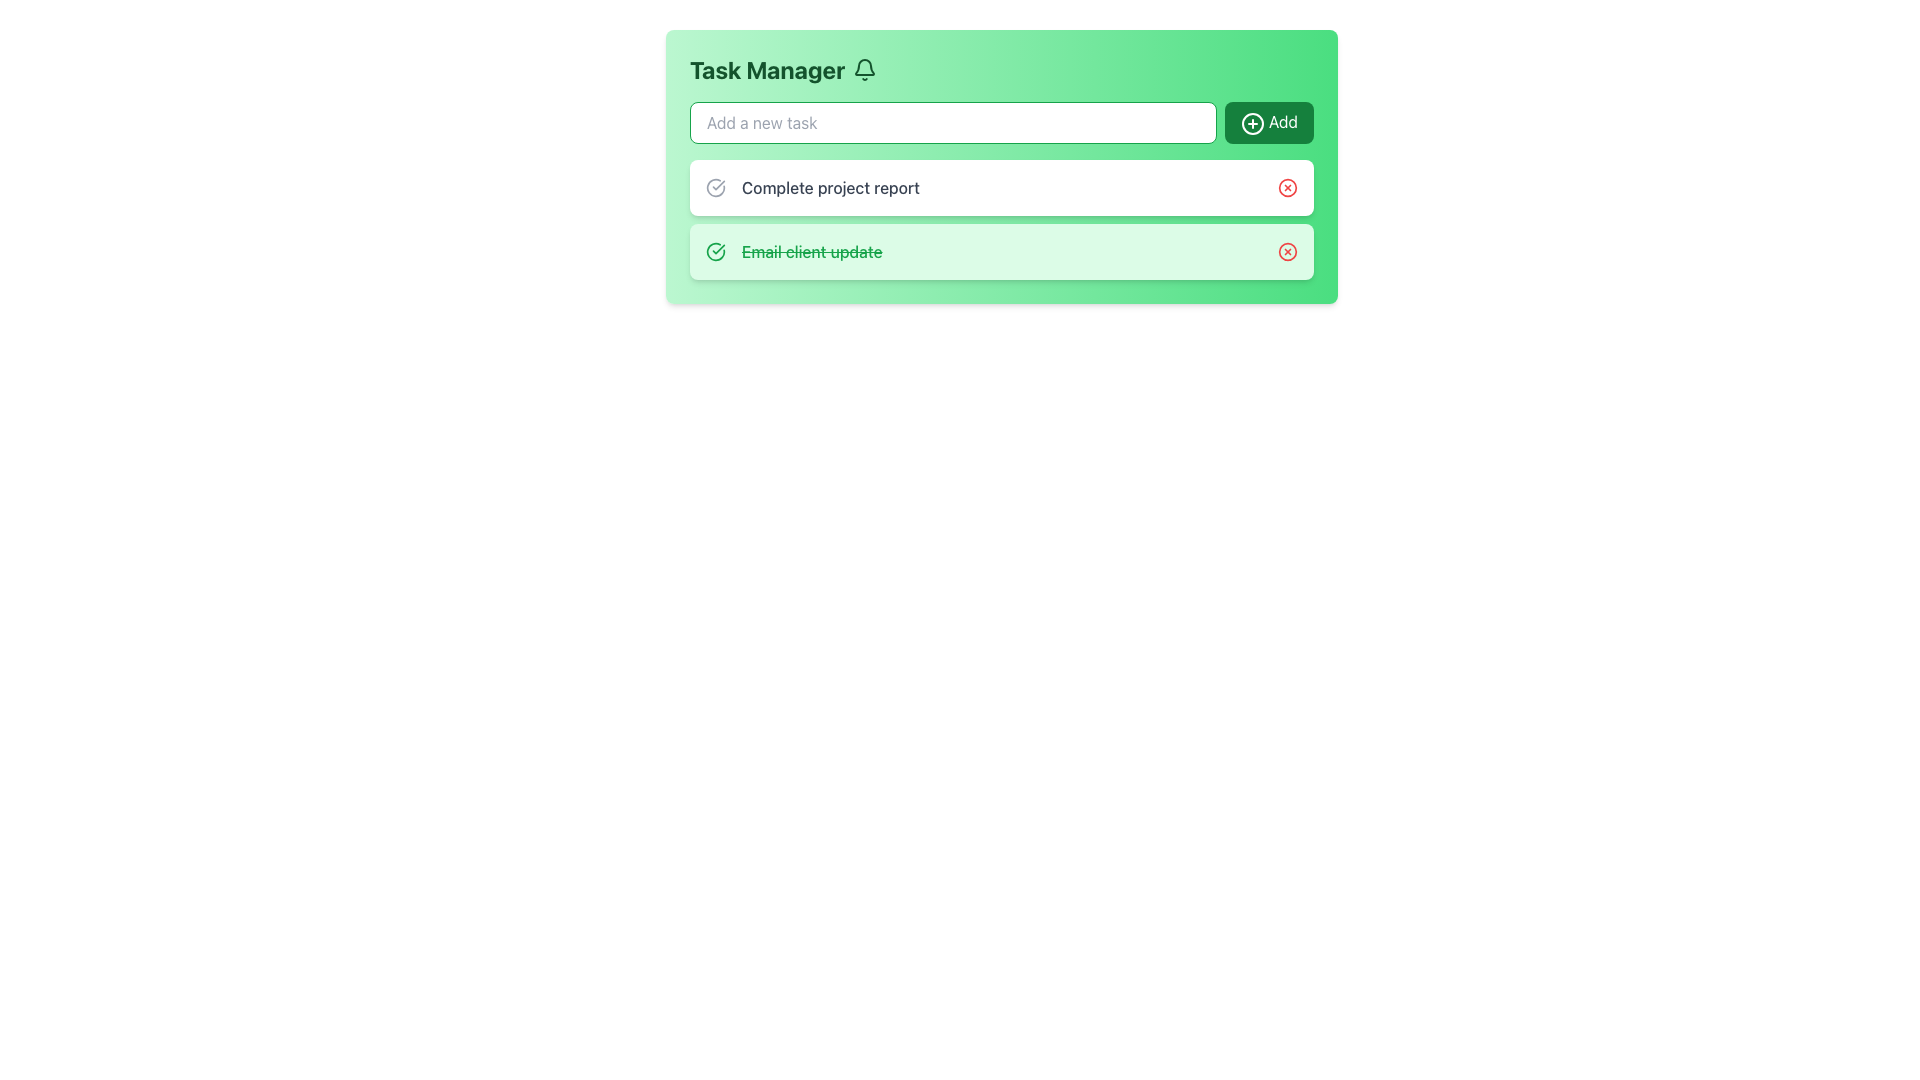 This screenshot has width=1920, height=1080. I want to click on the delete button for the task 'Email client update' located at the end of its row, so click(1287, 250).